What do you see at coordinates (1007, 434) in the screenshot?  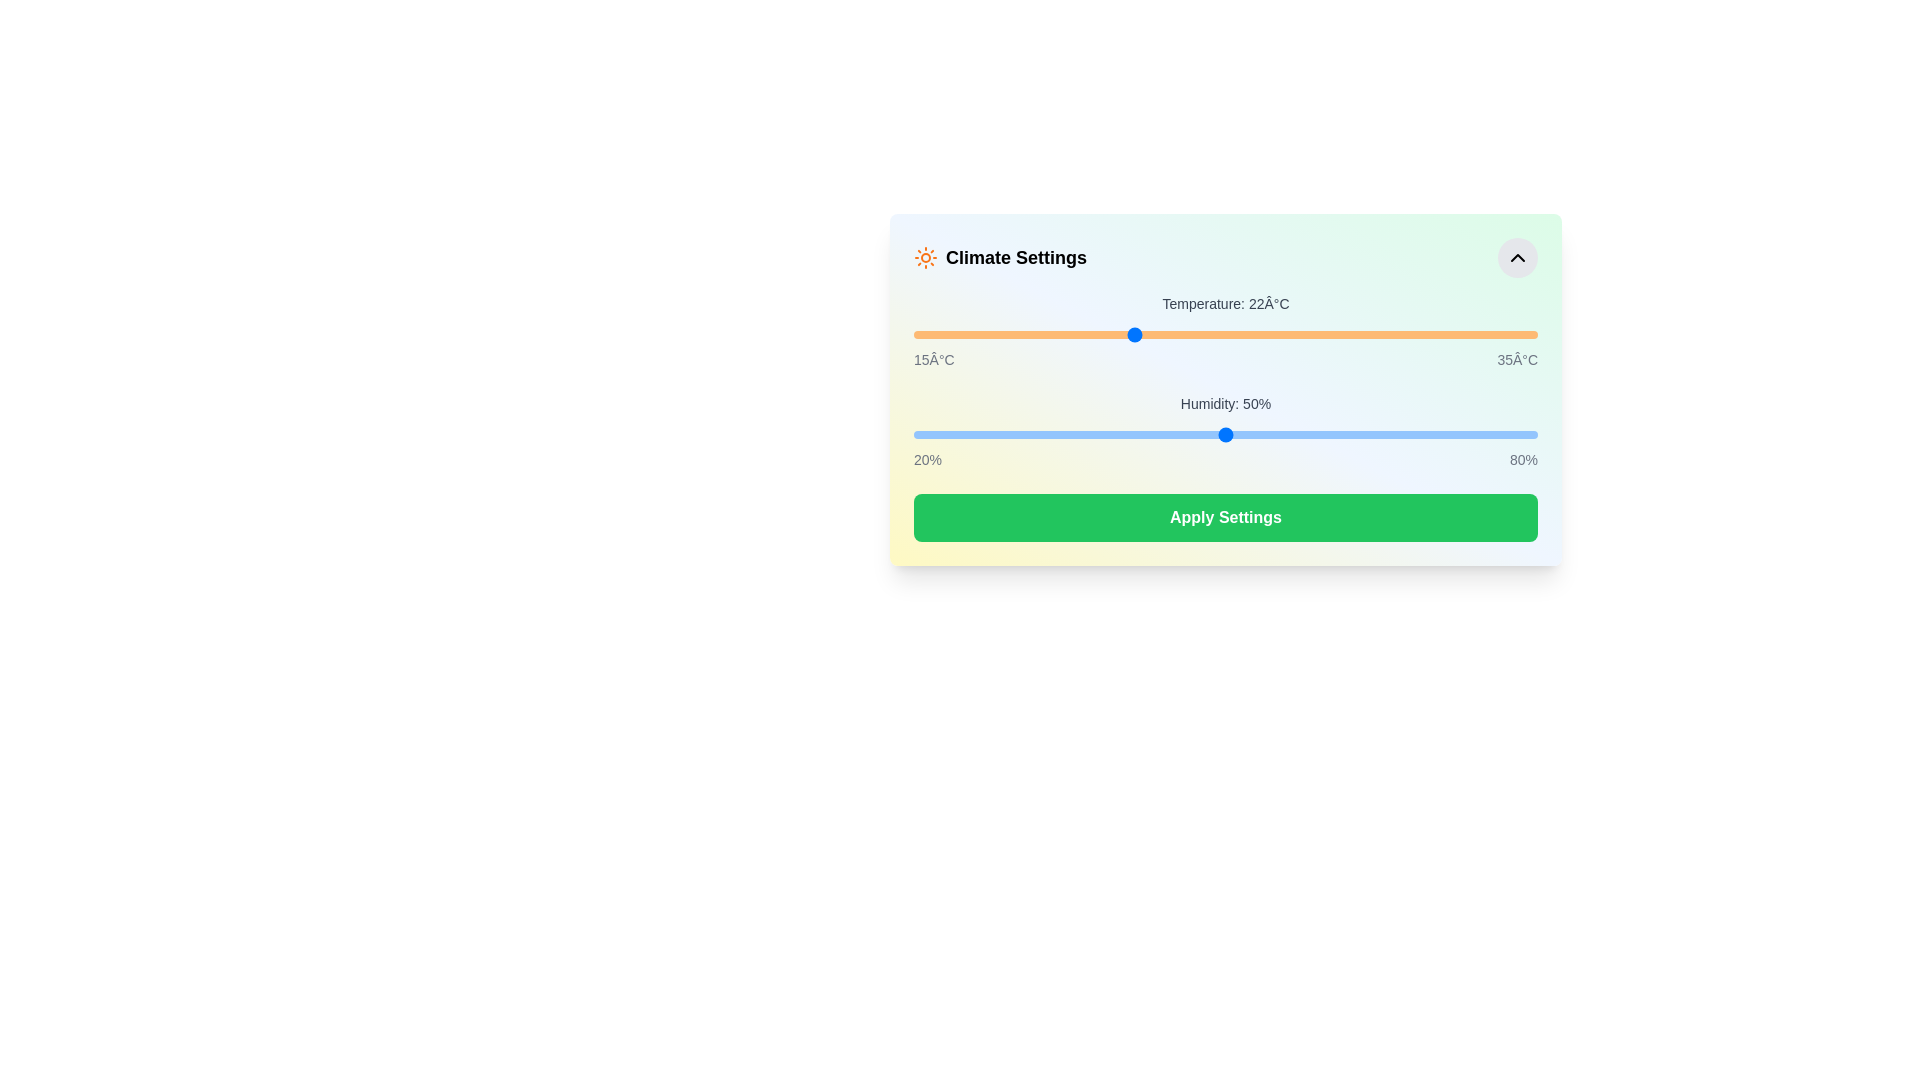 I see `humidity` at bounding box center [1007, 434].